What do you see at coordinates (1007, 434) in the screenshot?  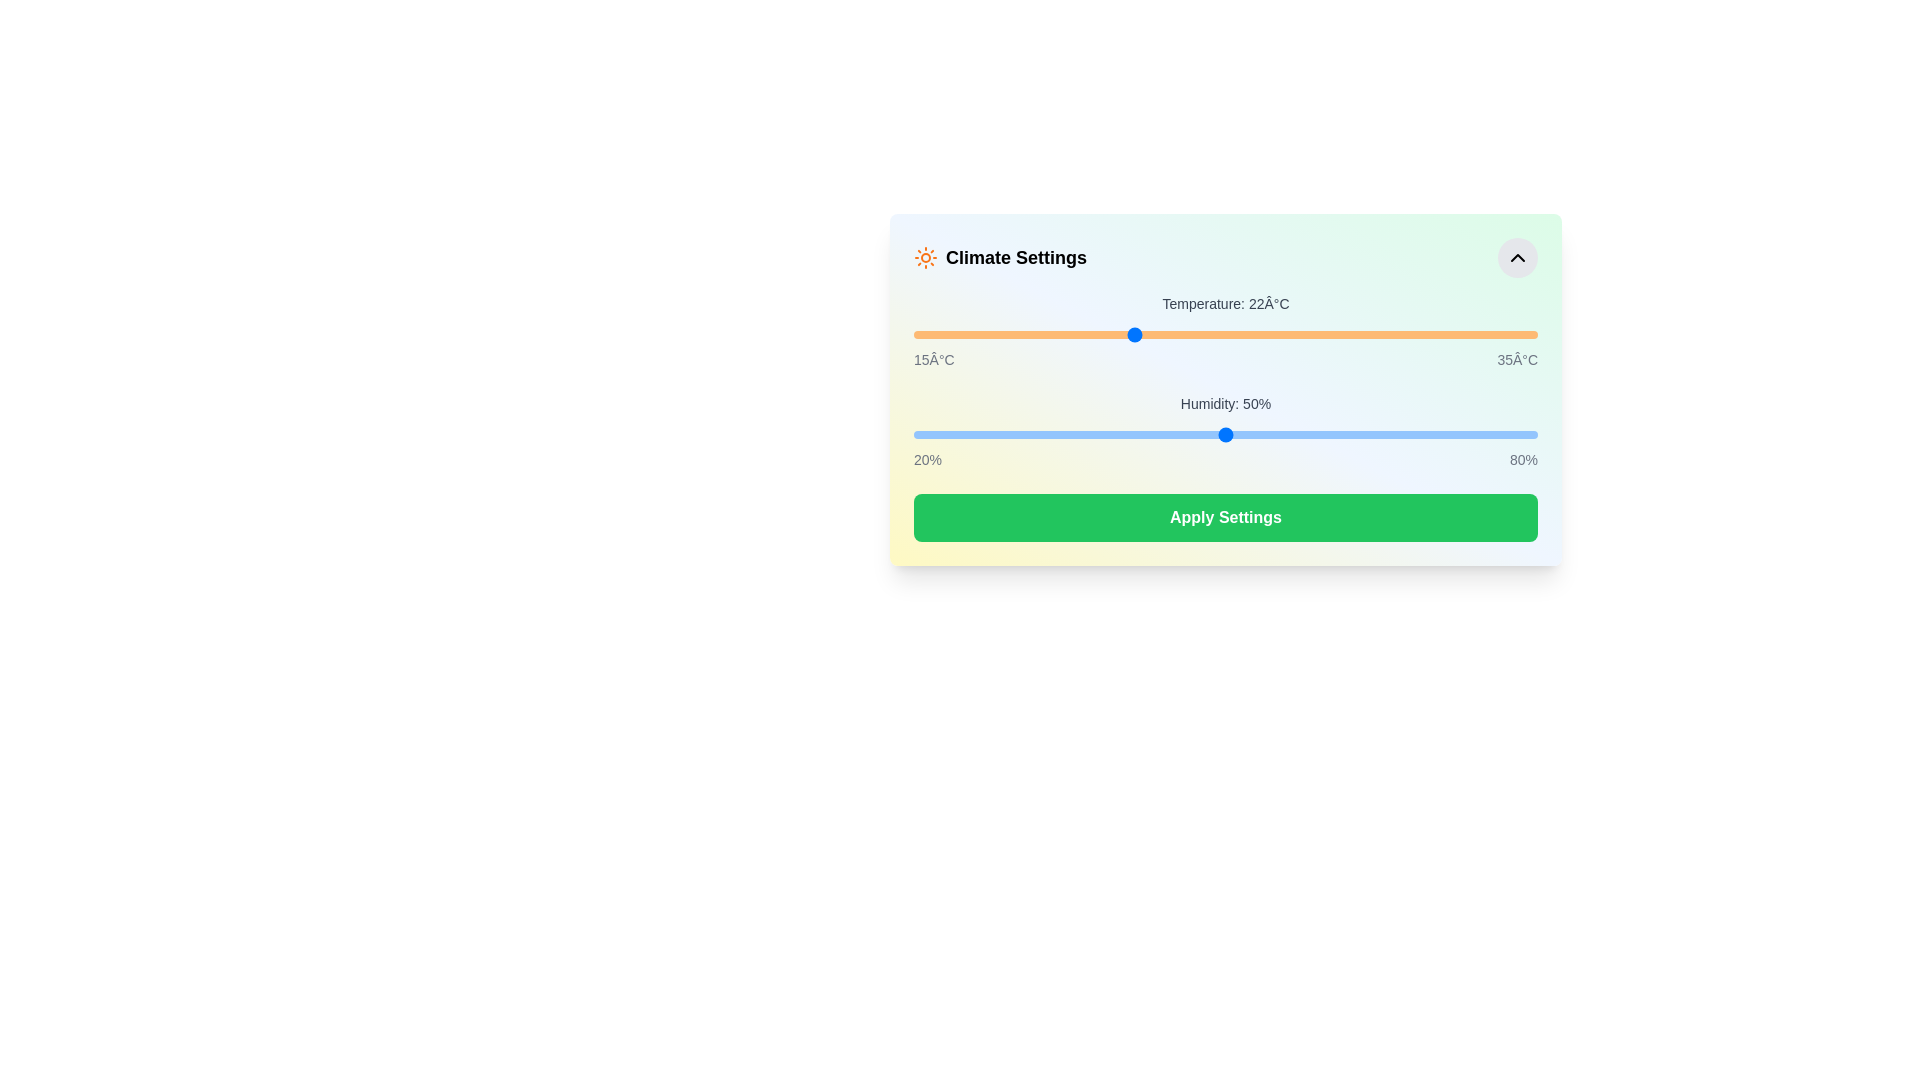 I see `humidity` at bounding box center [1007, 434].